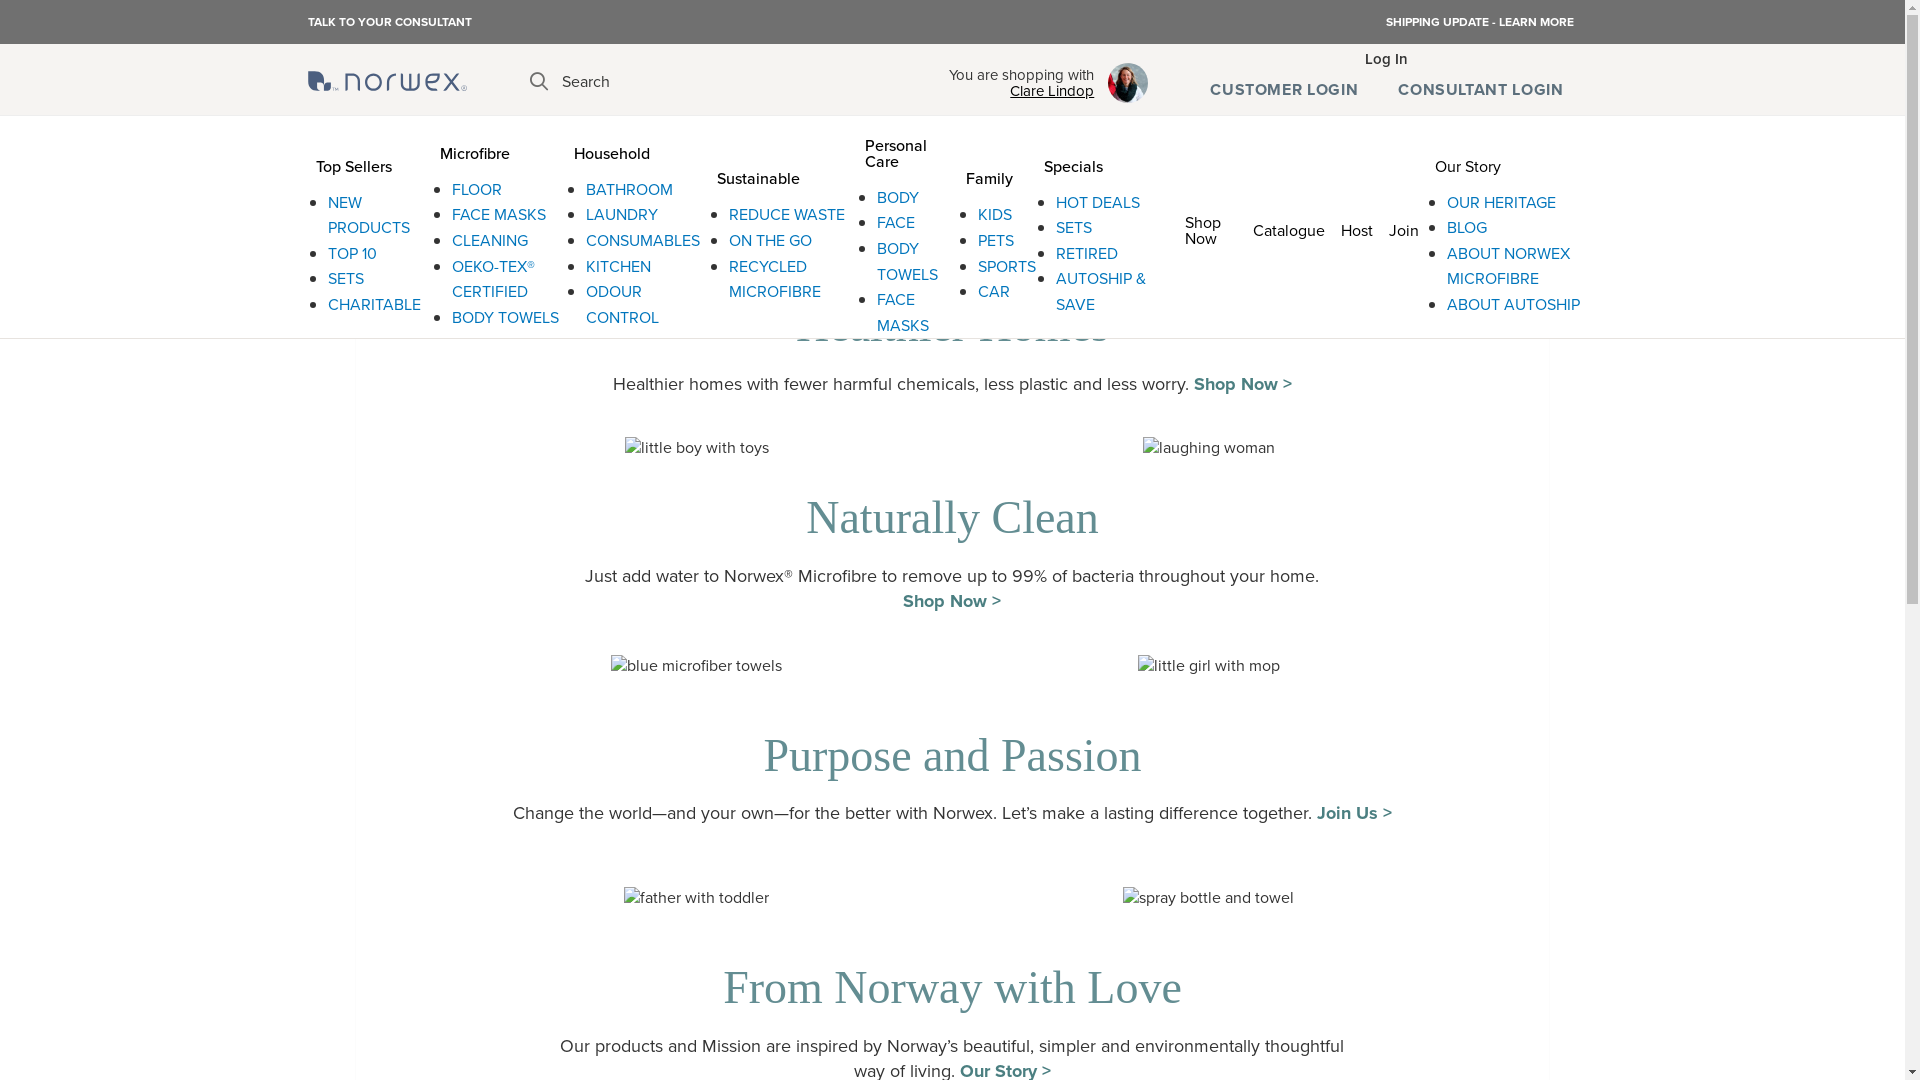 This screenshot has height=1080, width=1920. What do you see at coordinates (584, 304) in the screenshot?
I see `'ODOUR CONTROL'` at bounding box center [584, 304].